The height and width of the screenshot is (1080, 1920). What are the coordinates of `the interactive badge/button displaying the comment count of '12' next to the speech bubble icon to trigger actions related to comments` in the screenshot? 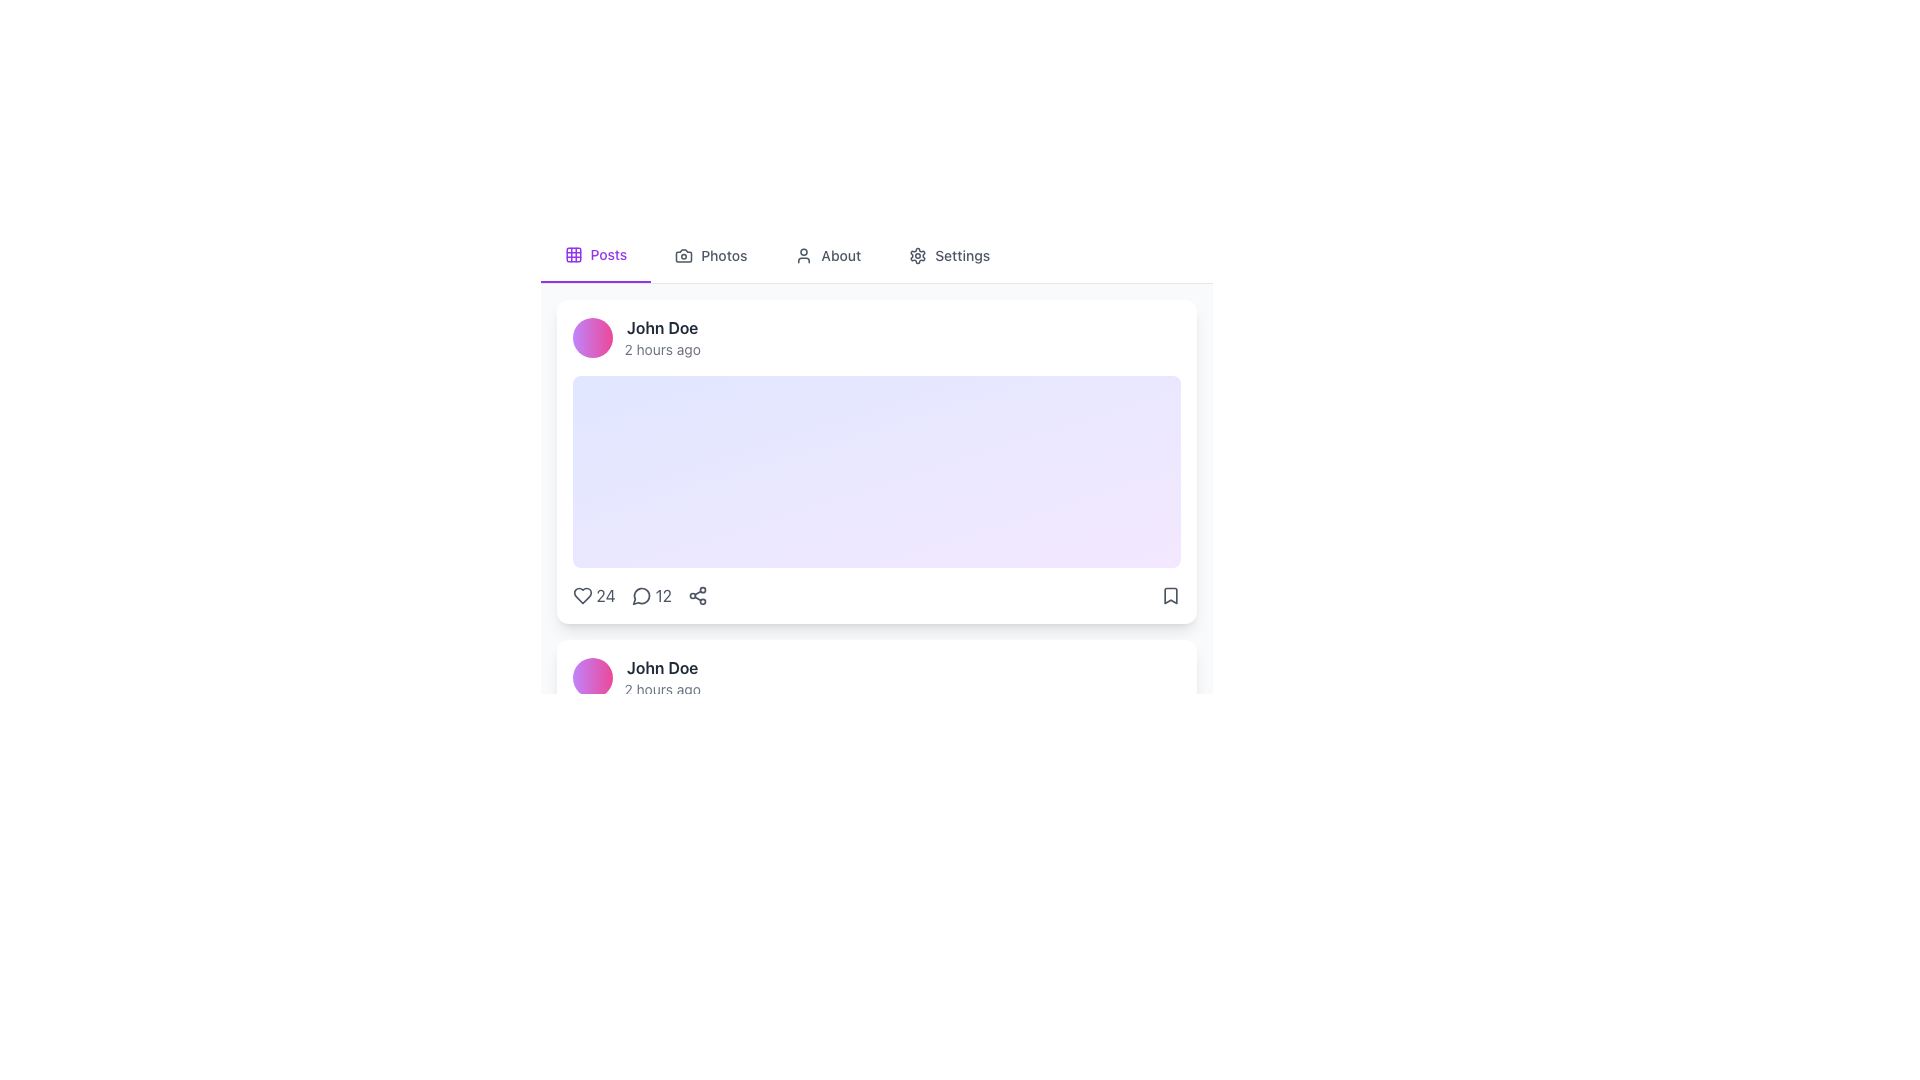 It's located at (651, 595).